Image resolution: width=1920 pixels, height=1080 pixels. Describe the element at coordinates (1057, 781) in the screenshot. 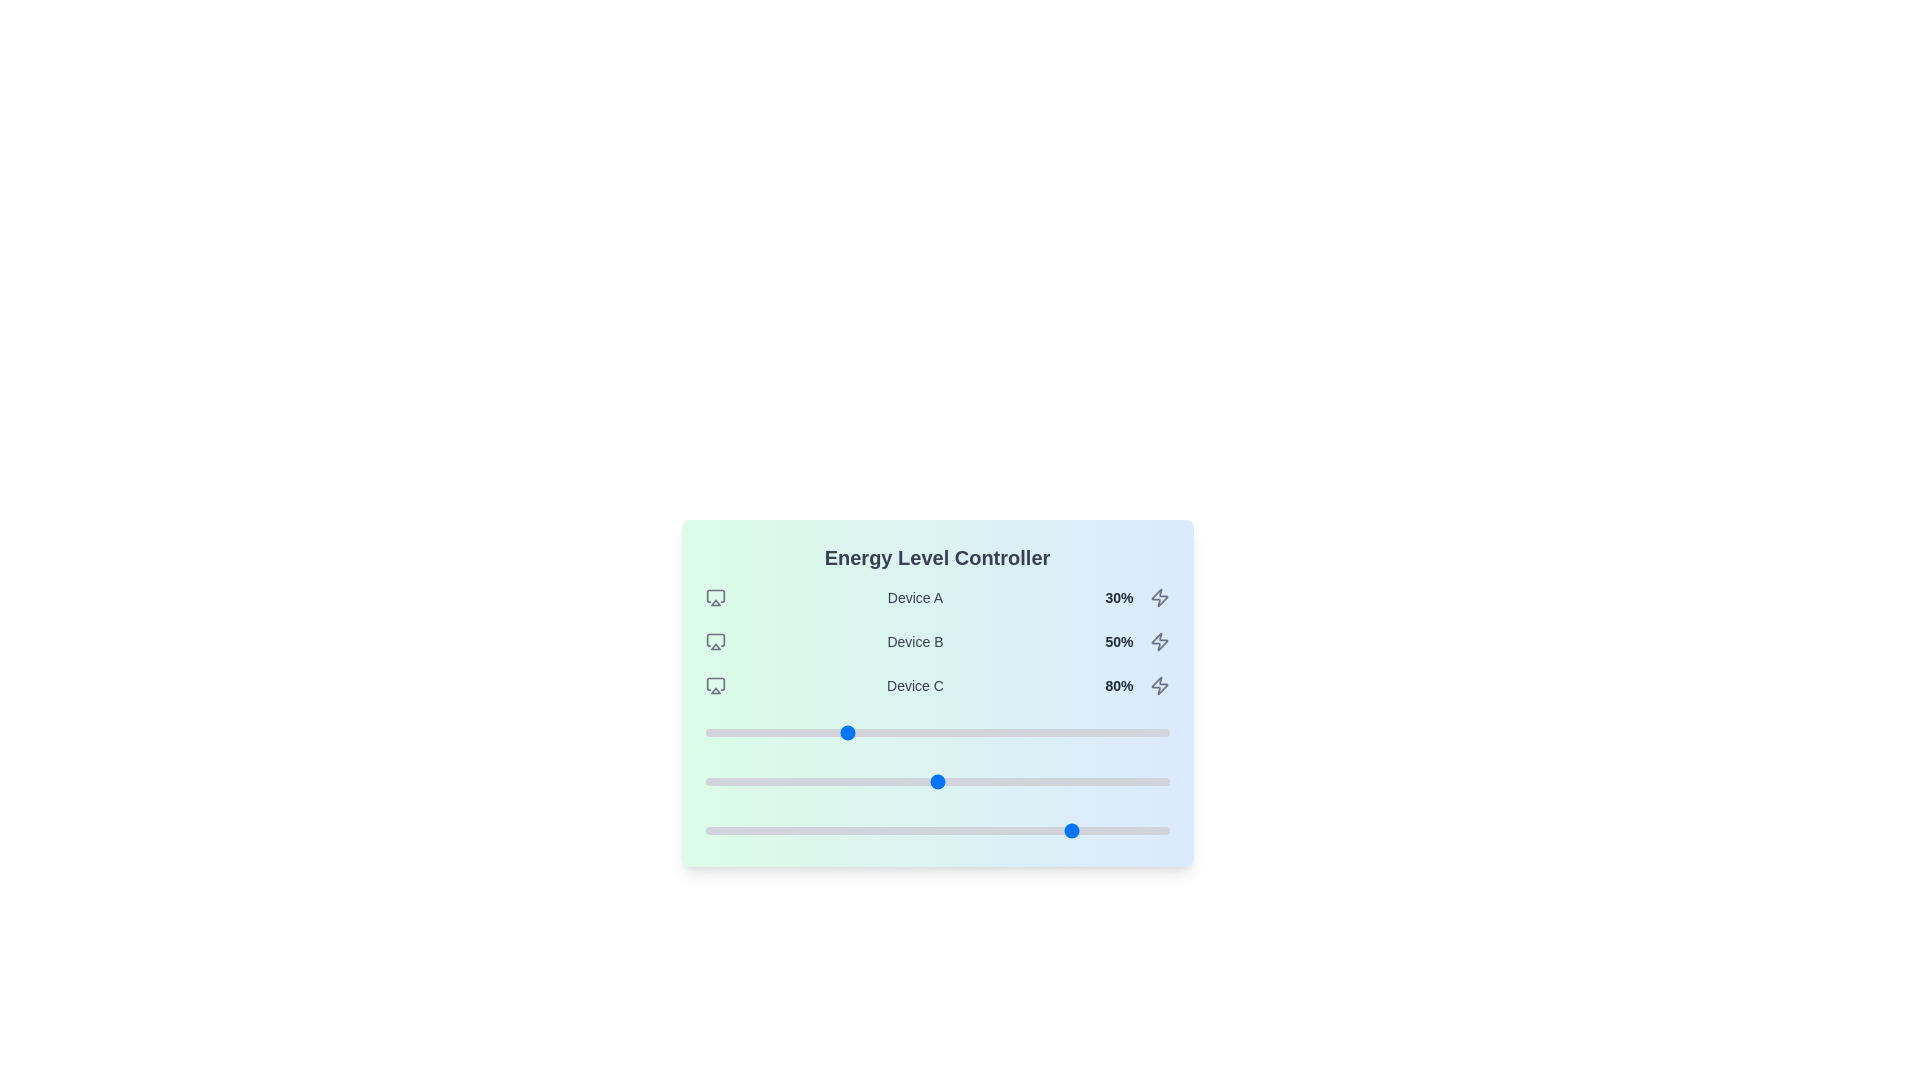

I see `the slider for Device B to set its energy level to 76%` at that location.